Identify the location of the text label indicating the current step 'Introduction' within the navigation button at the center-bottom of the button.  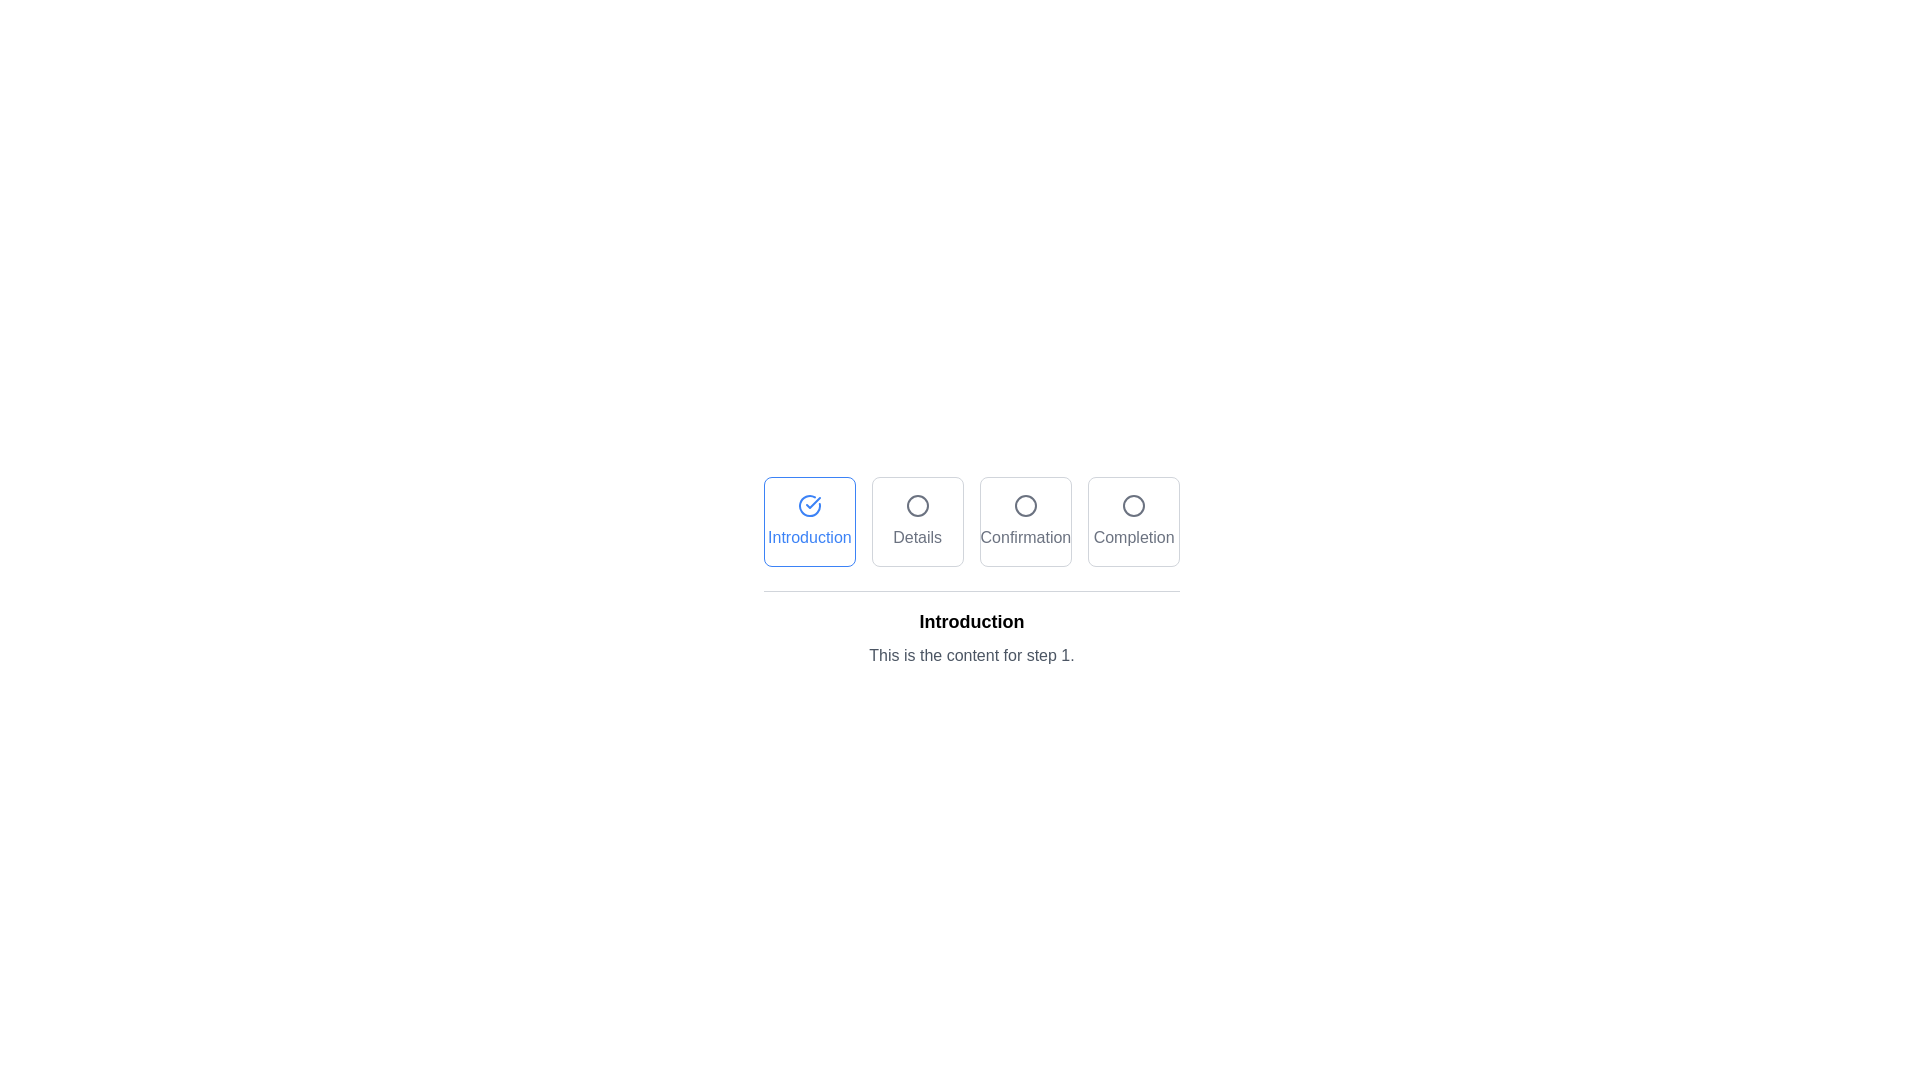
(809, 536).